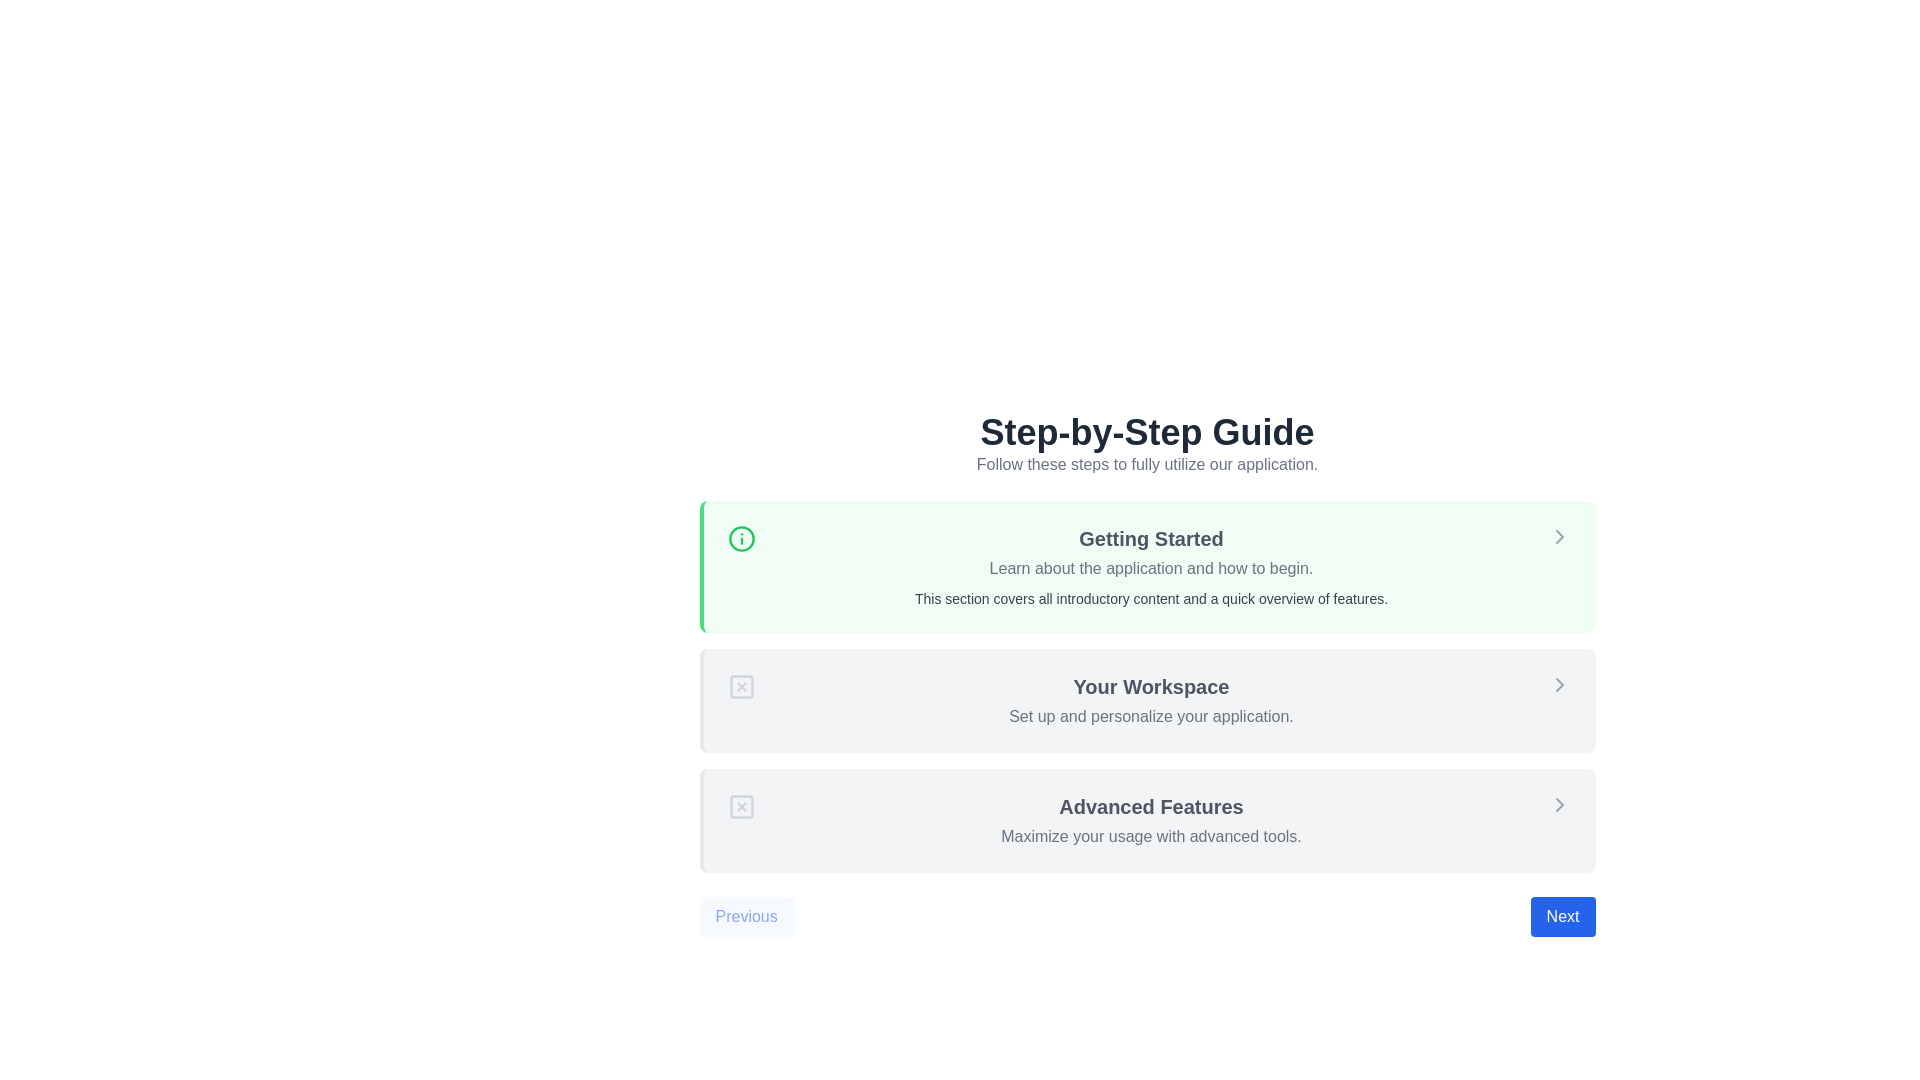  What do you see at coordinates (740, 538) in the screenshot?
I see `the green circular icon with a white background and an outlined border, located in the 'Getting Started' section` at bounding box center [740, 538].